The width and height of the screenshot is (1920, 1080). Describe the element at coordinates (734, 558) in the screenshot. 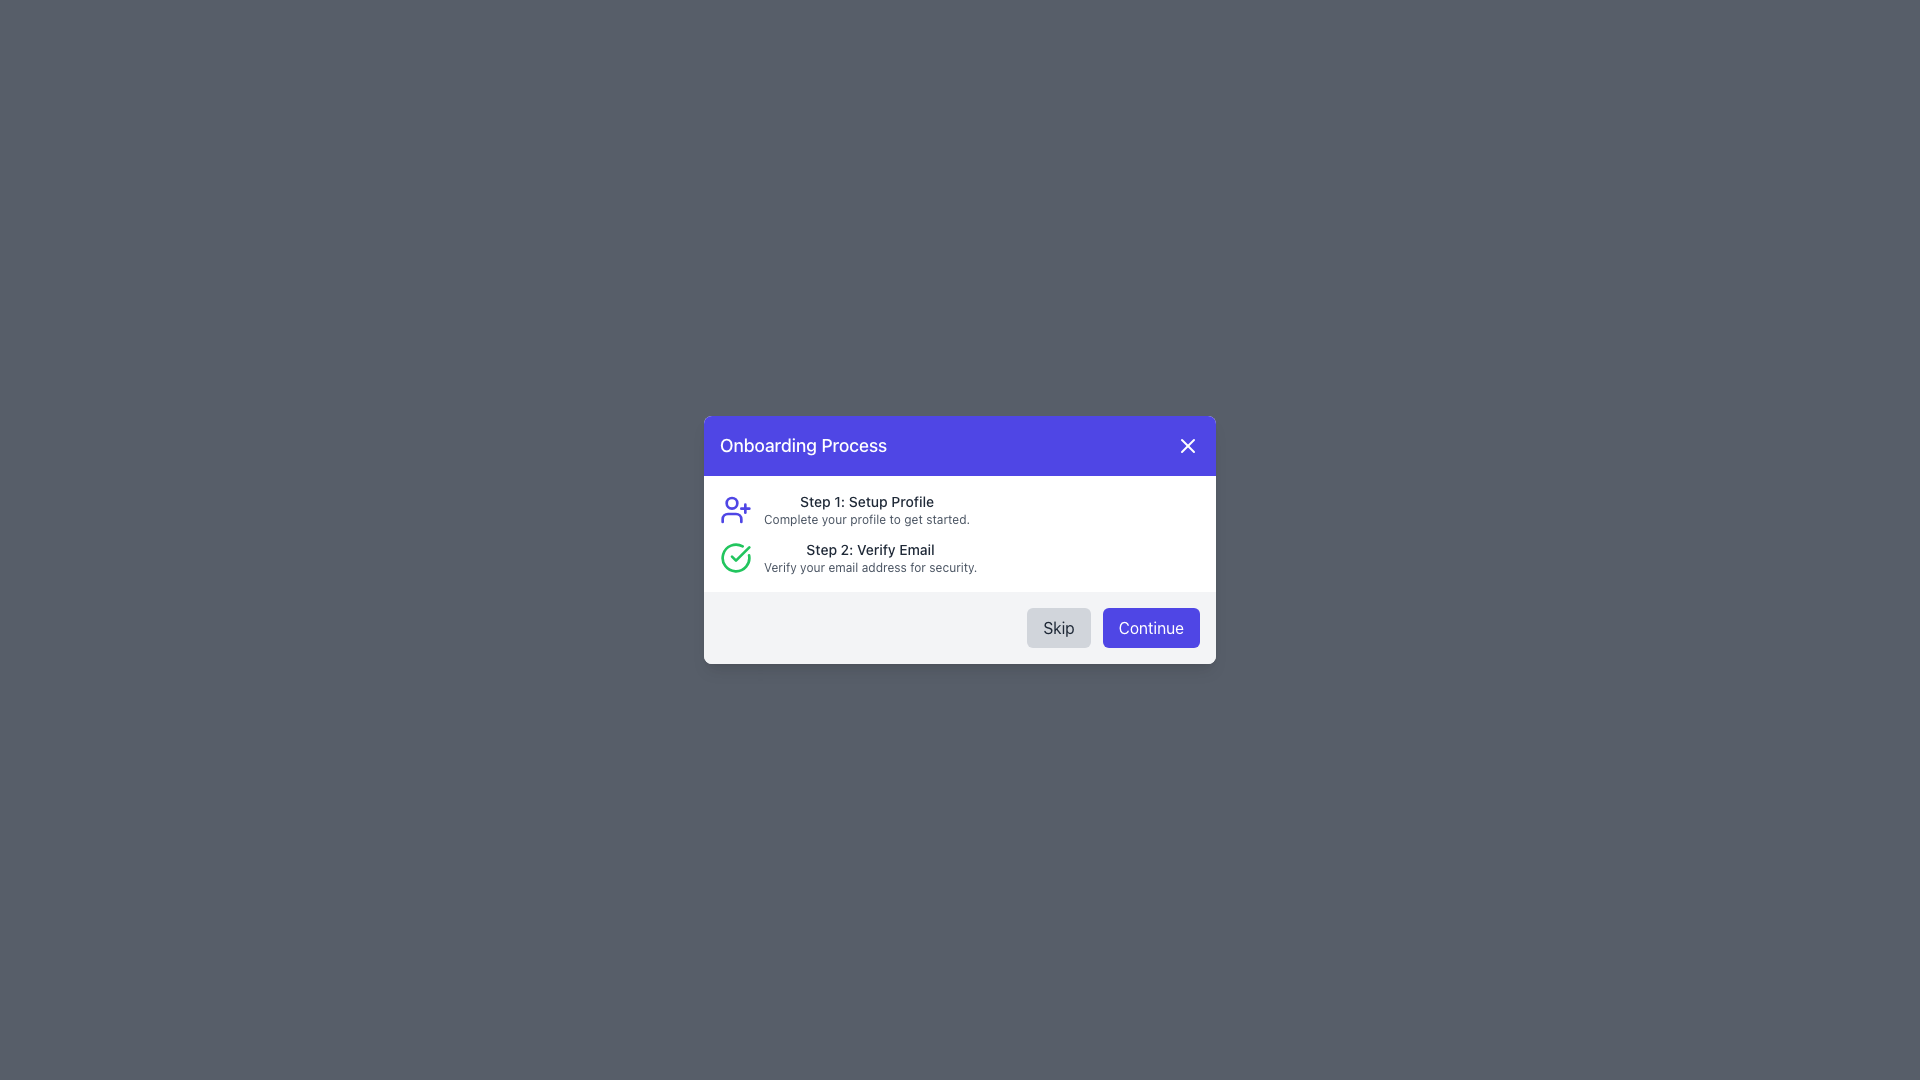

I see `the green circular icon with a checkmark indicating completion, located in the second row of steps in the 'Onboarding Process' modal, to the left of the text 'Step 2: Verify Email'` at that location.